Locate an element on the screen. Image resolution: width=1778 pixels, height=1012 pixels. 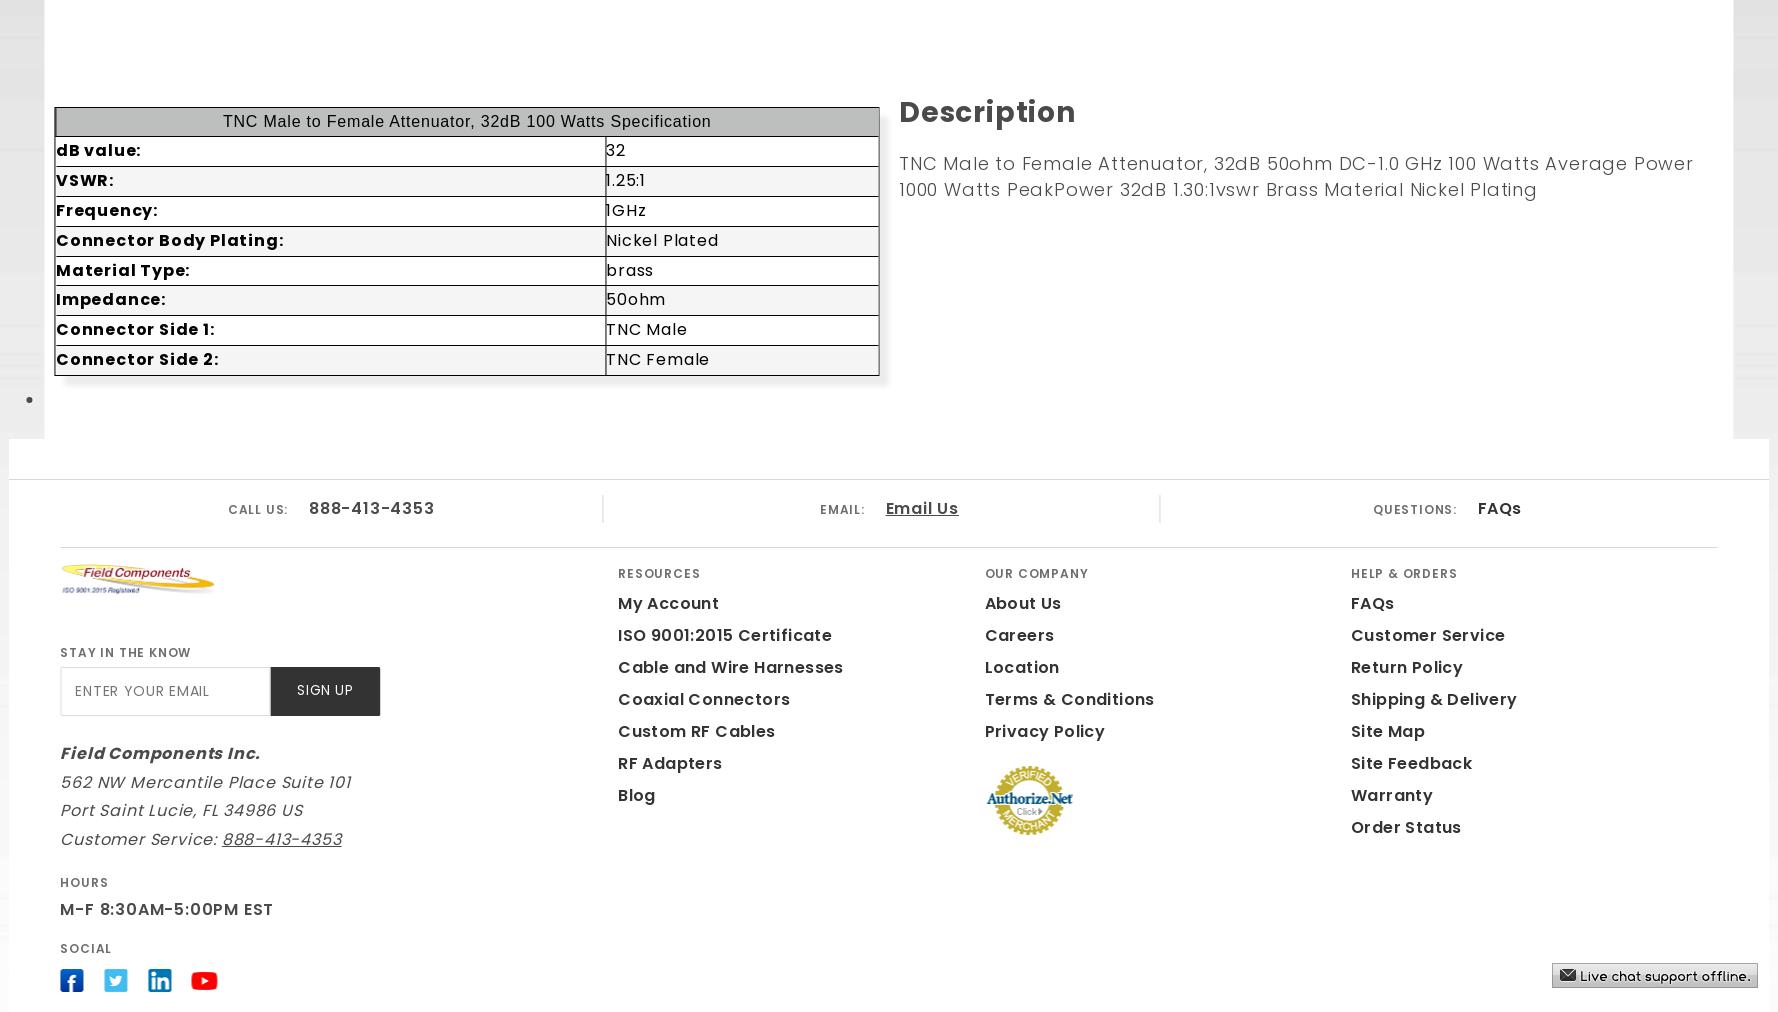
'Help & Orders' is located at coordinates (1404, 572).